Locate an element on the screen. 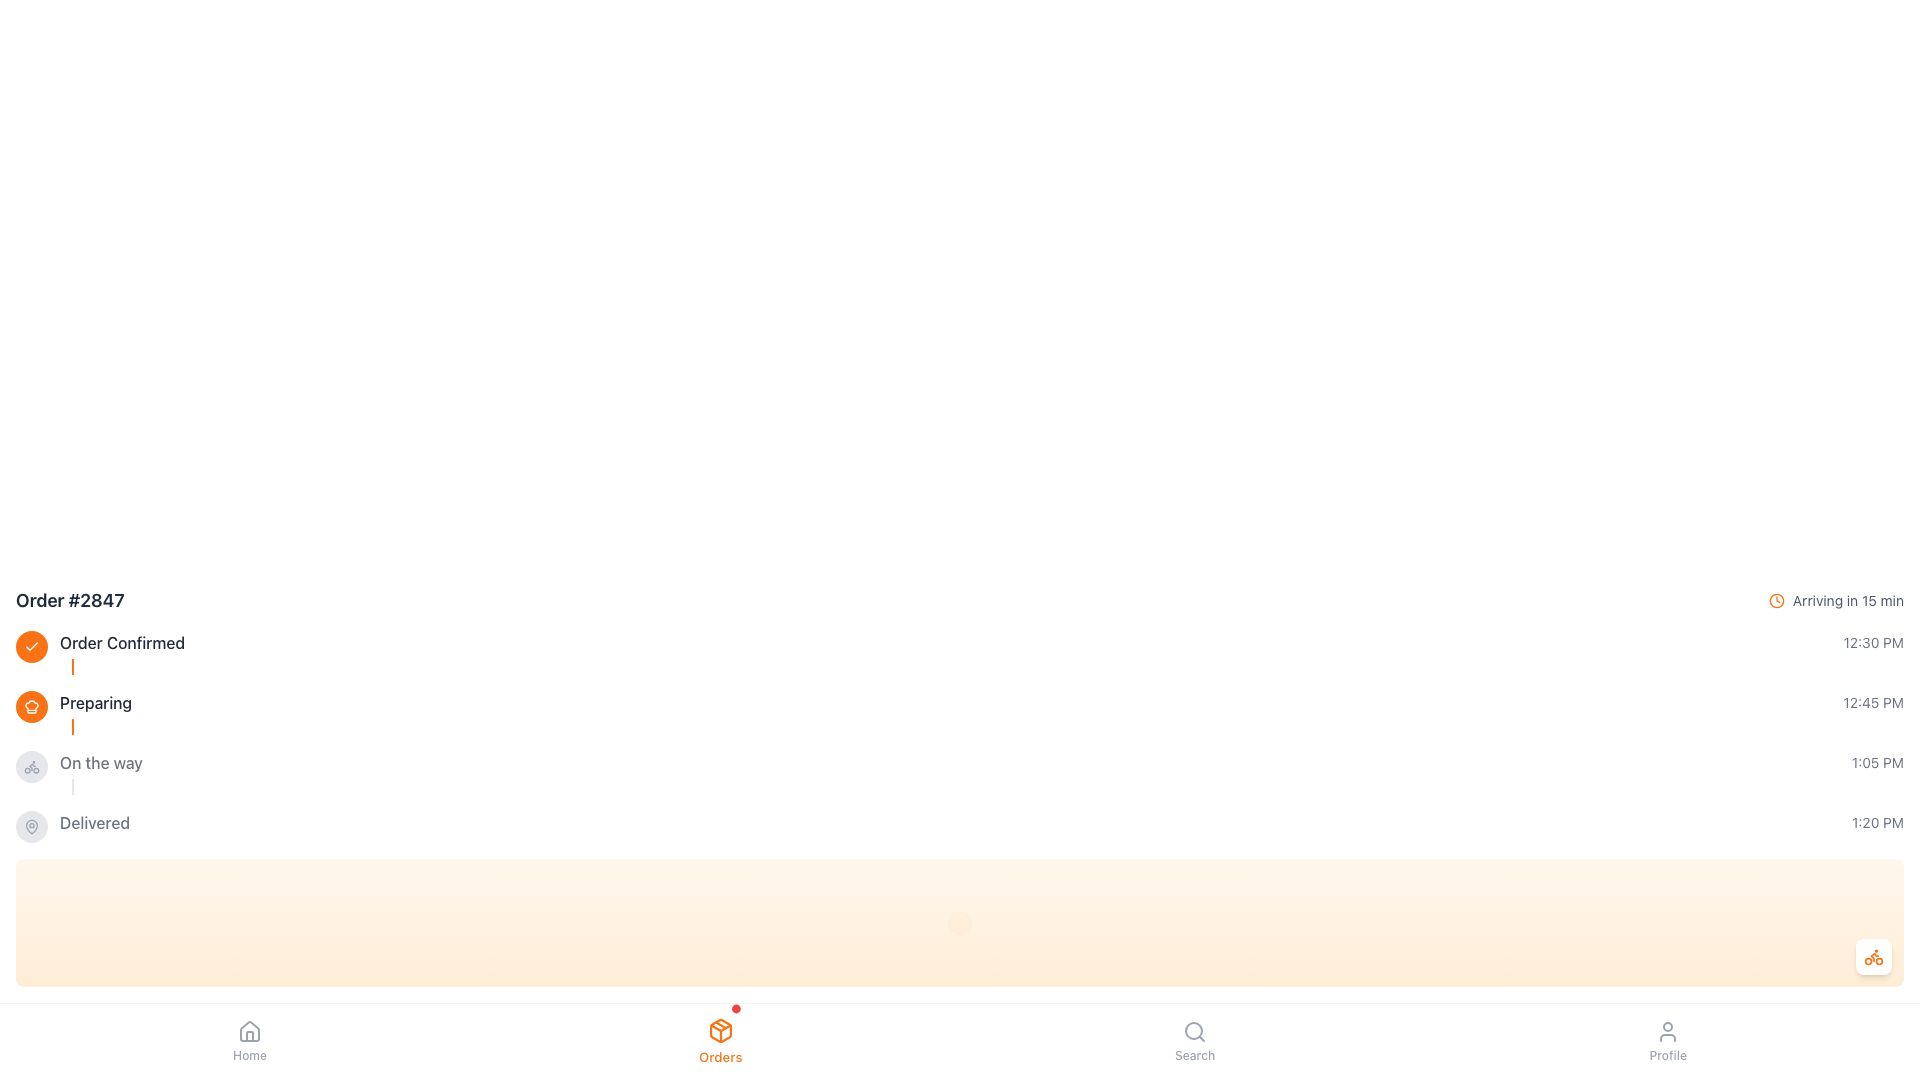 The height and width of the screenshot is (1080, 1920). the 'Home' icon located at the bottom left of the navigation bar is located at coordinates (248, 1031).